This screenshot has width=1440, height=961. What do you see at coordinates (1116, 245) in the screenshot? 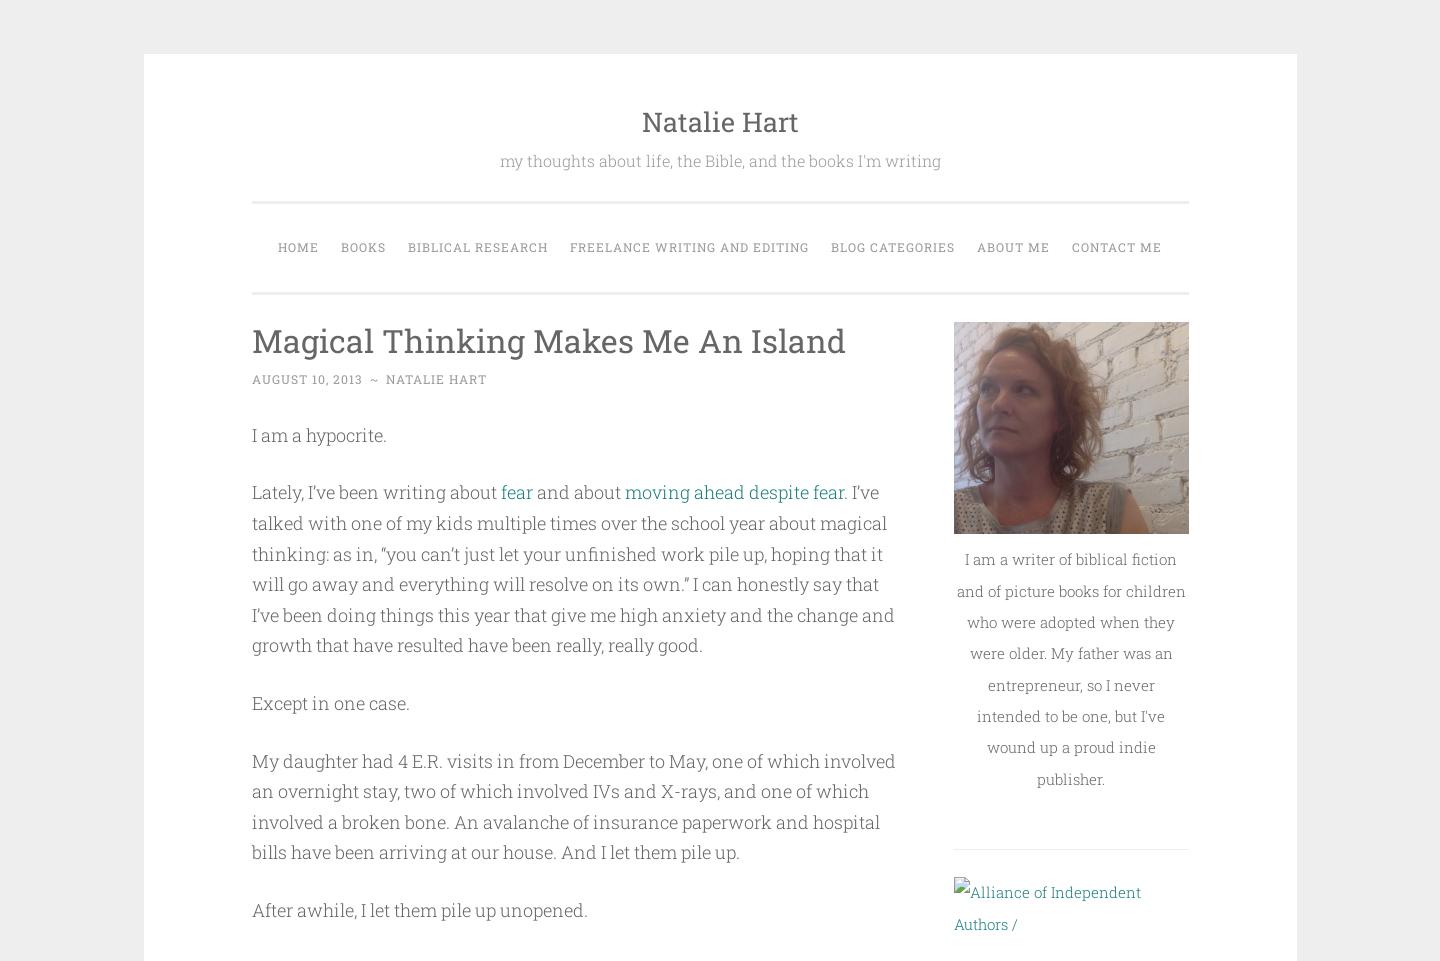
I see `'Contact me'` at bounding box center [1116, 245].